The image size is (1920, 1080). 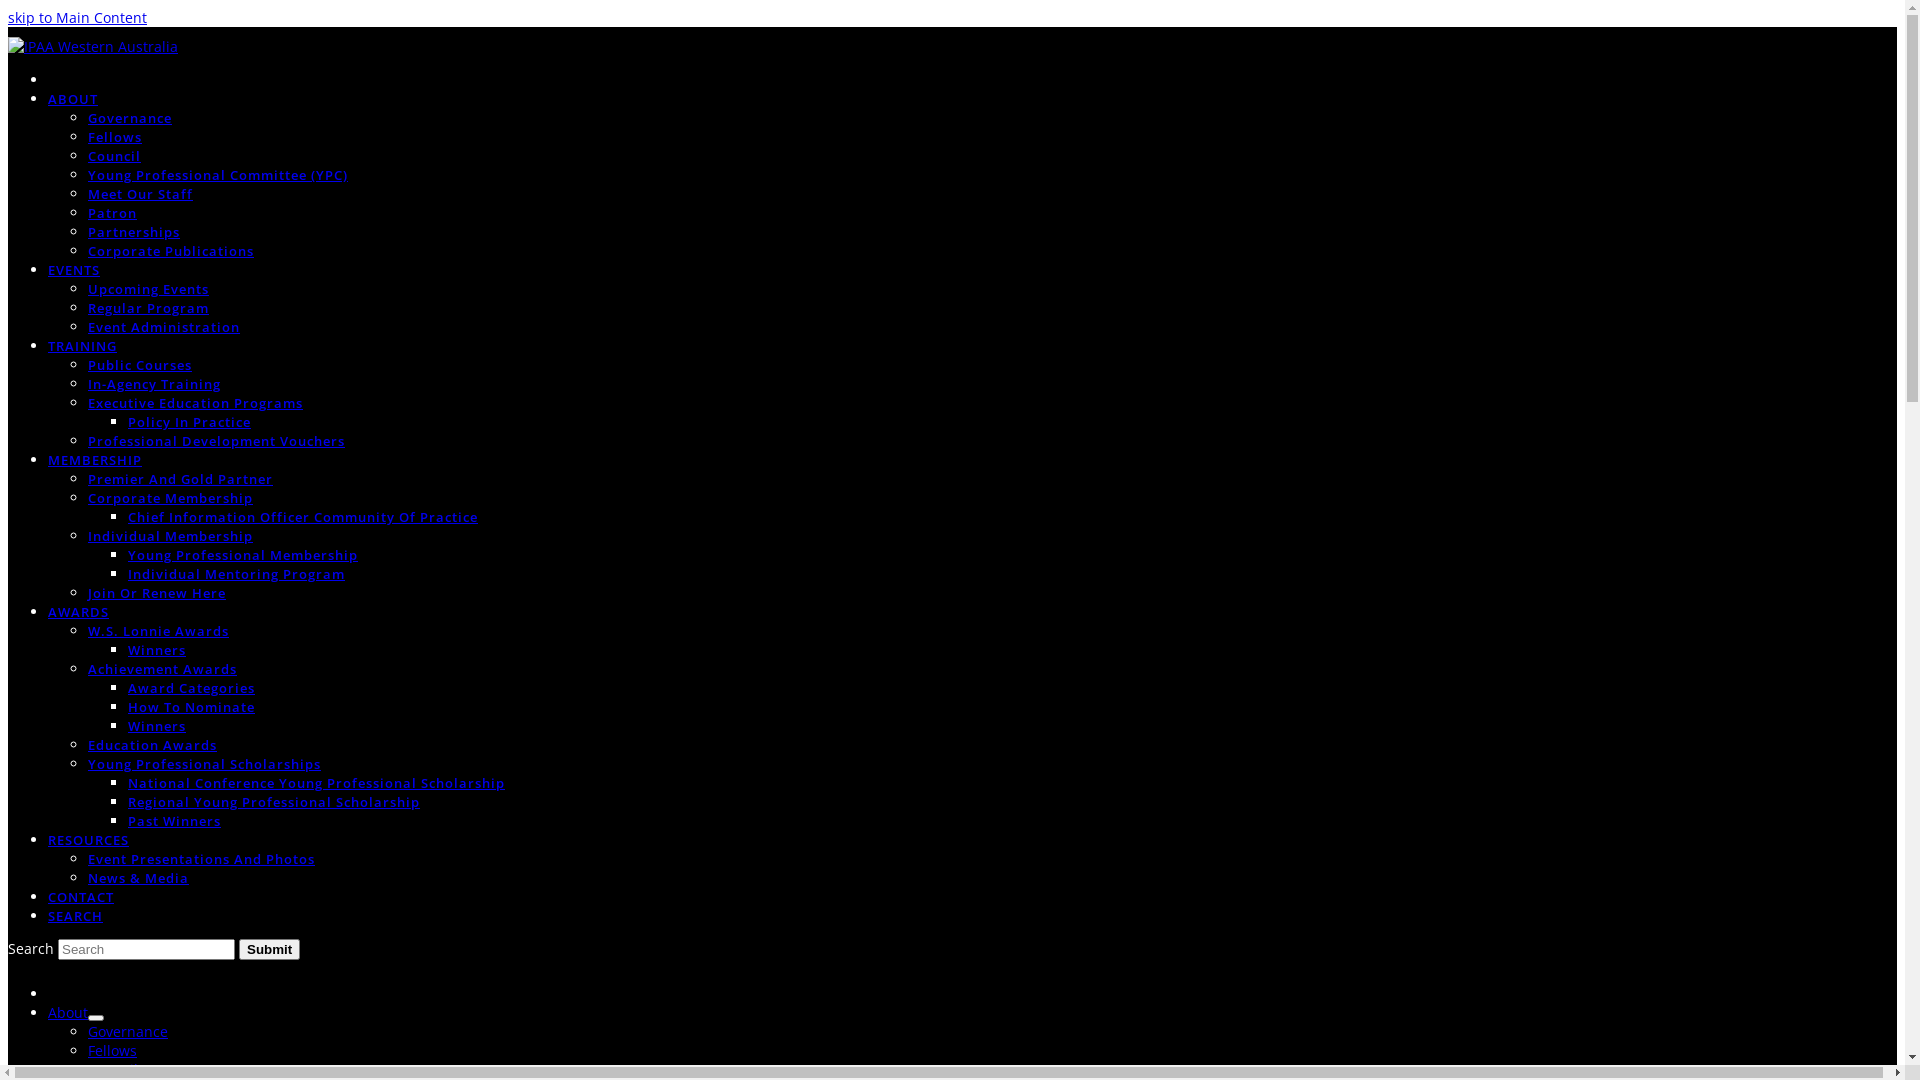 What do you see at coordinates (156, 591) in the screenshot?
I see `'Join Or Renew Here'` at bounding box center [156, 591].